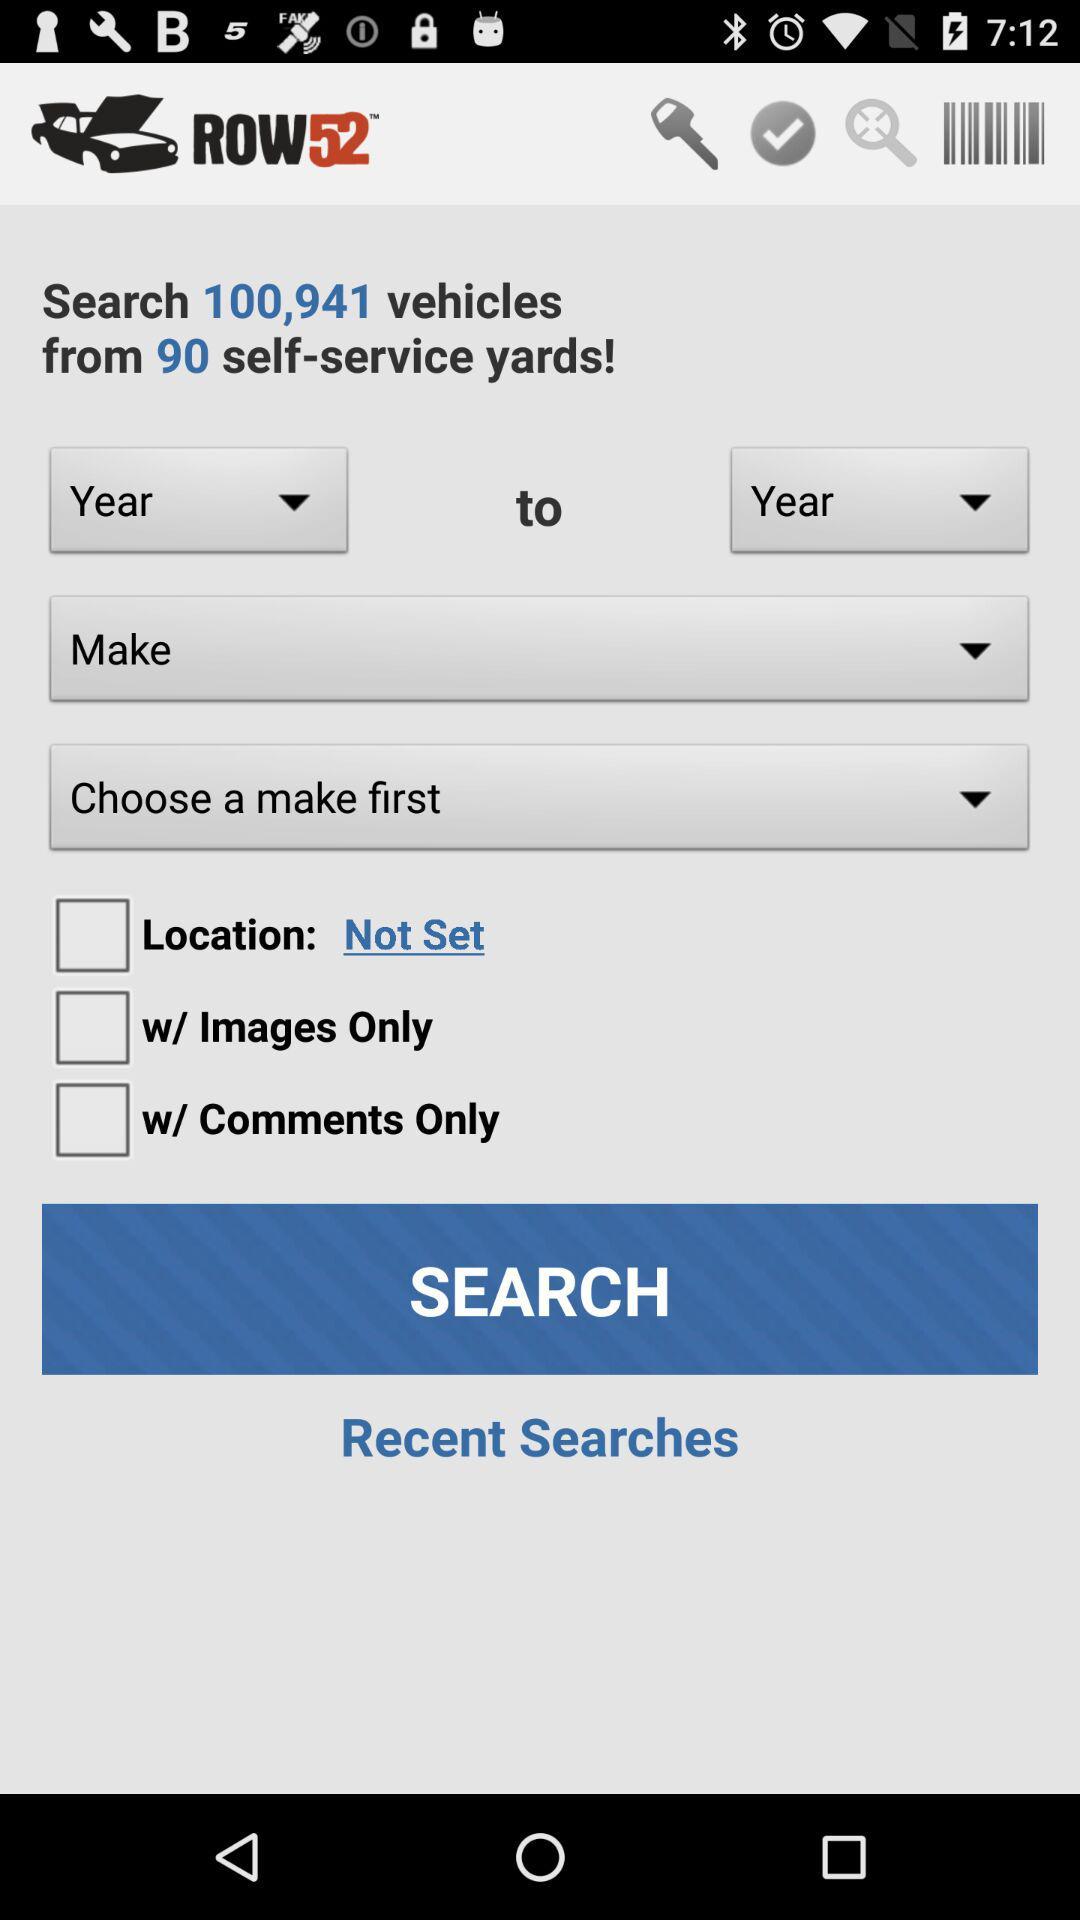 This screenshot has height=1920, width=1080. Describe the element at coordinates (683, 142) in the screenshot. I see `the search icon` at that location.